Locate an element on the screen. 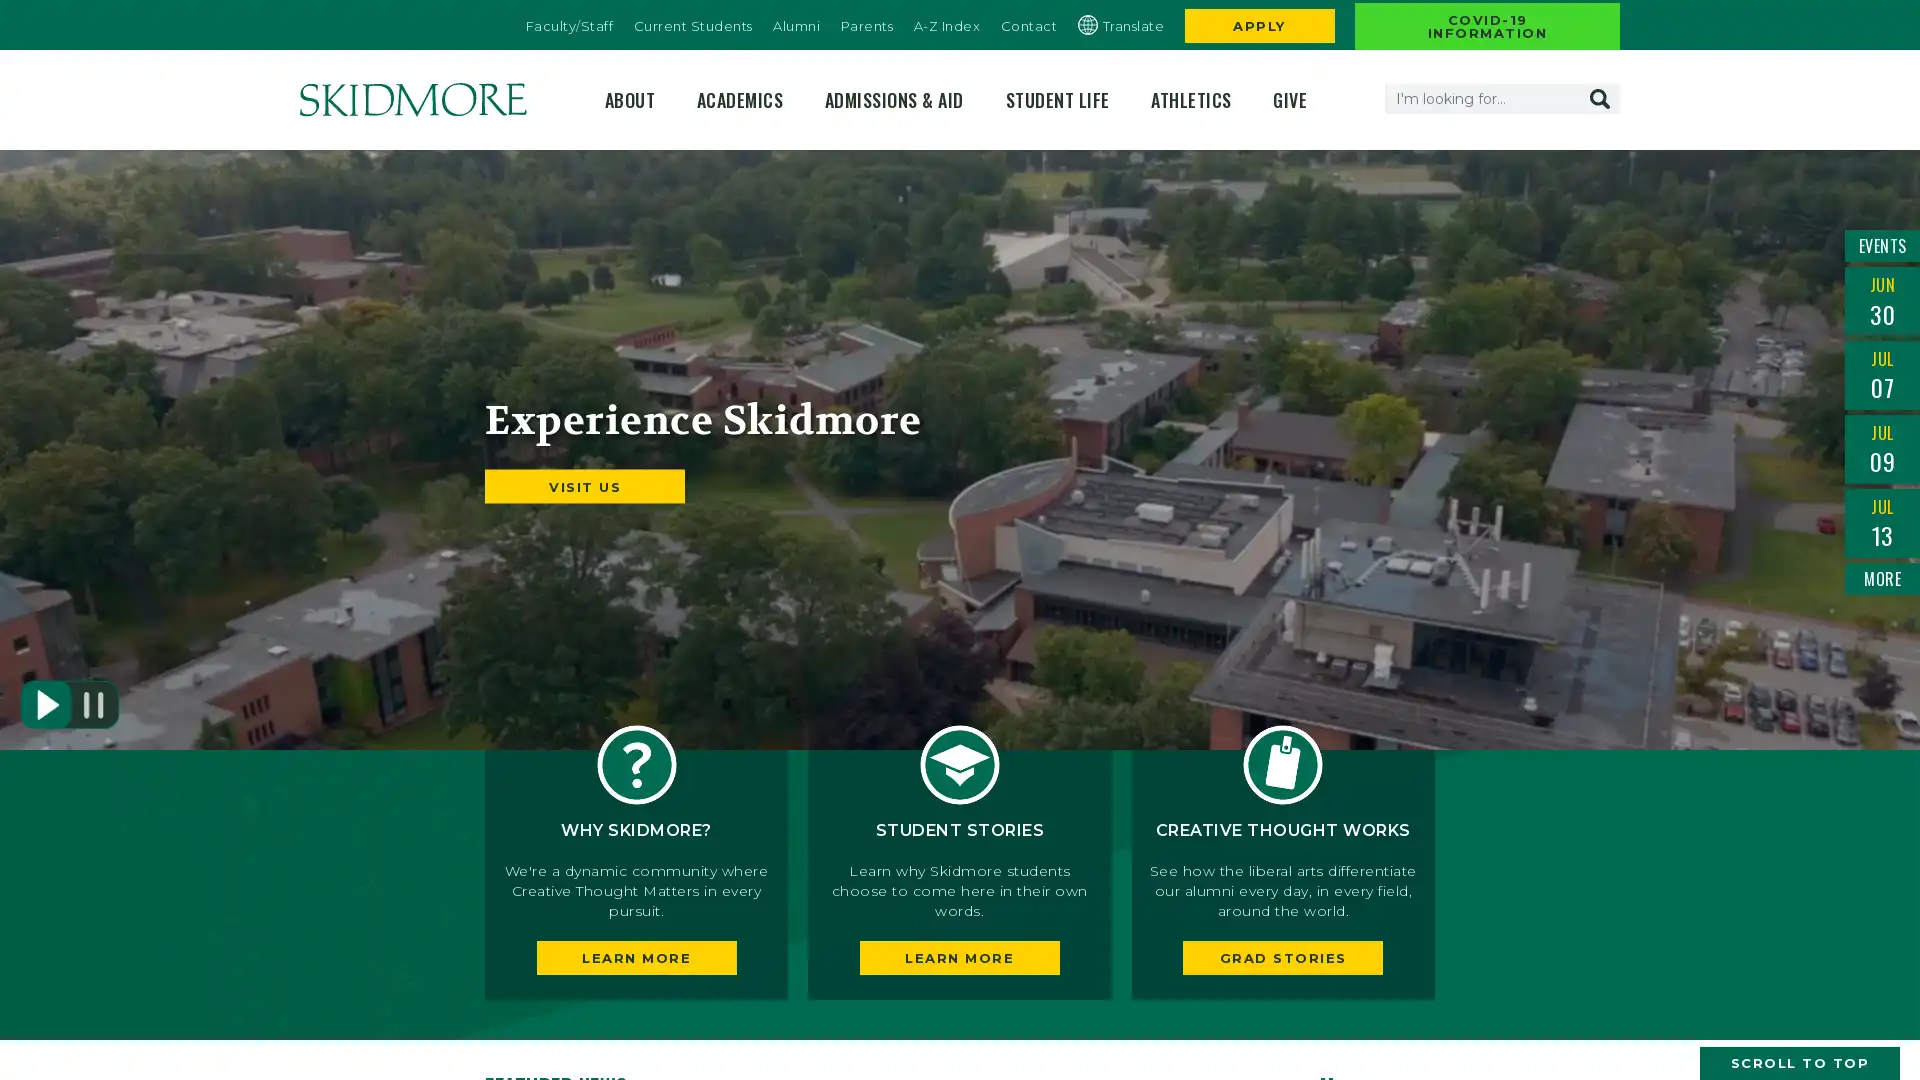 This screenshot has width=1920, height=1080. Search is located at coordinates (1602, 99).